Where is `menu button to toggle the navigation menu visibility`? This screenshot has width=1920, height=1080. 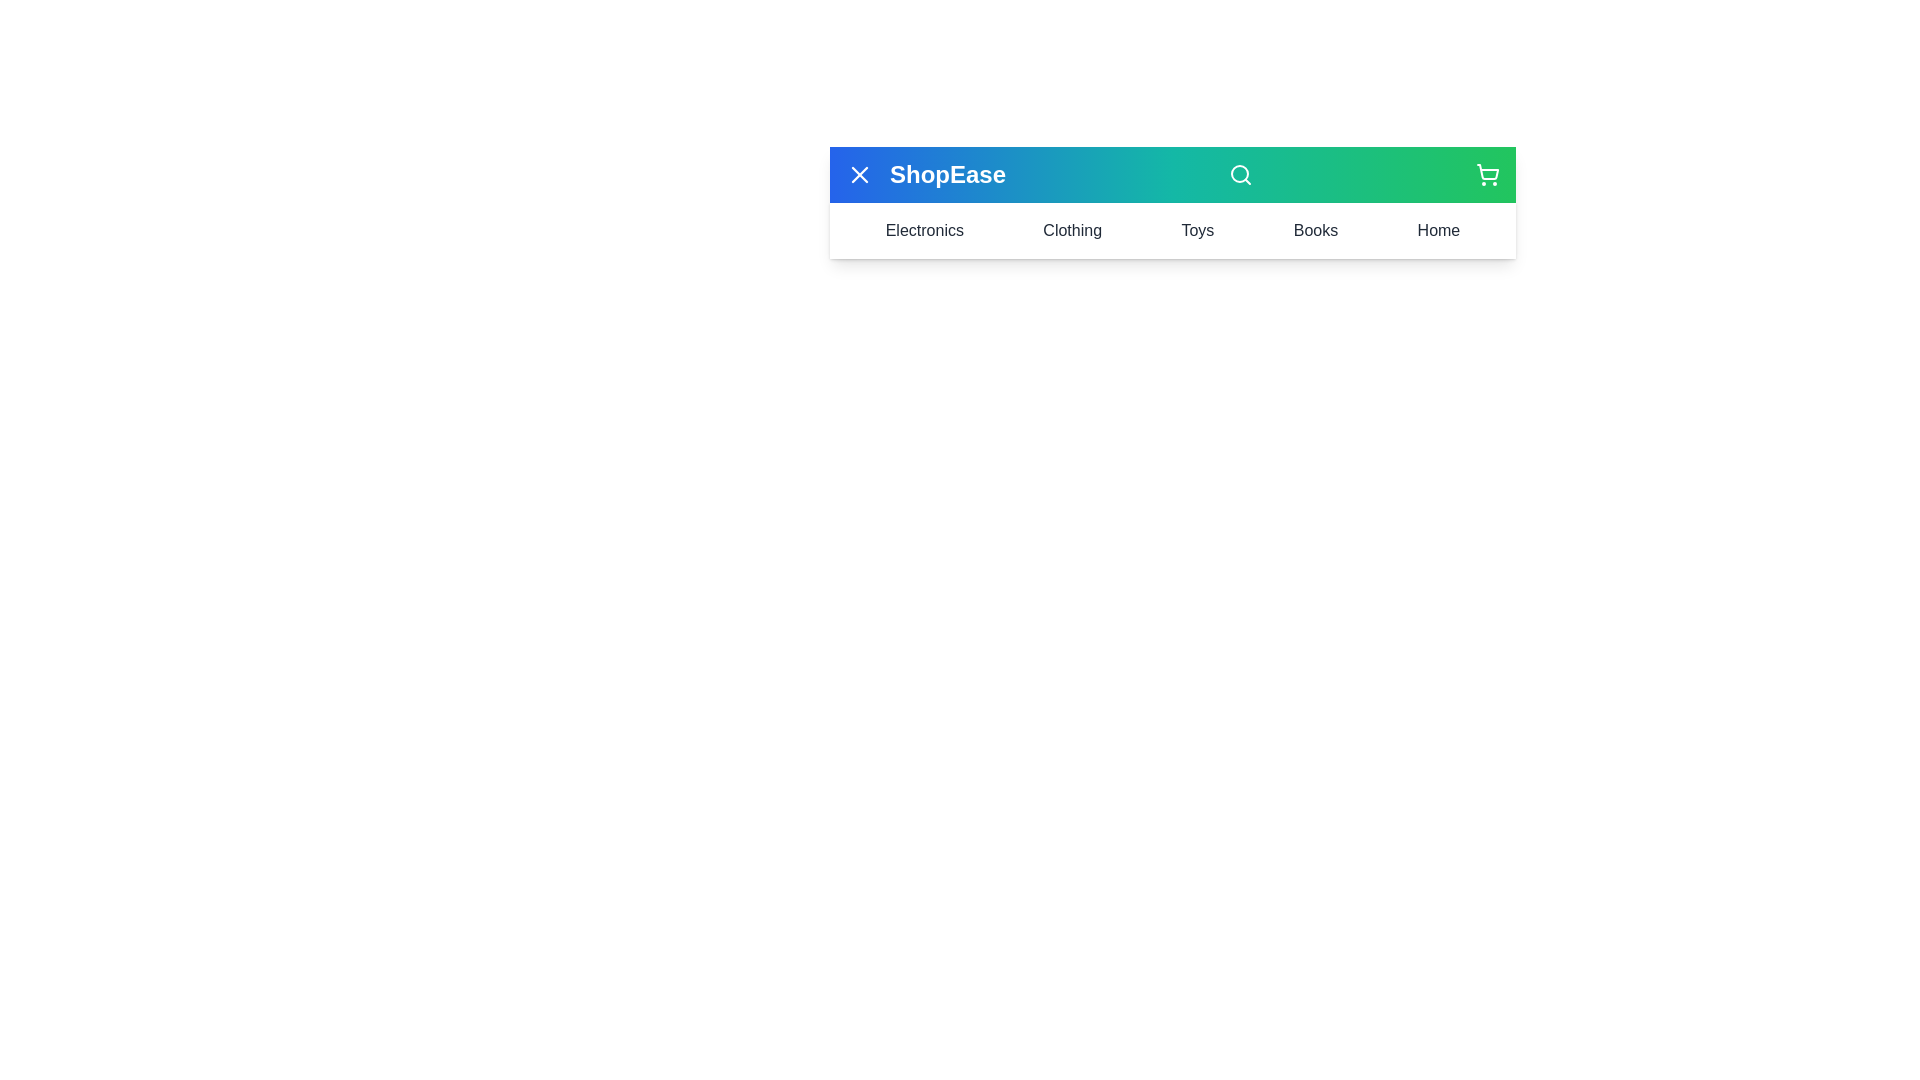 menu button to toggle the navigation menu visibility is located at coordinates (859, 173).